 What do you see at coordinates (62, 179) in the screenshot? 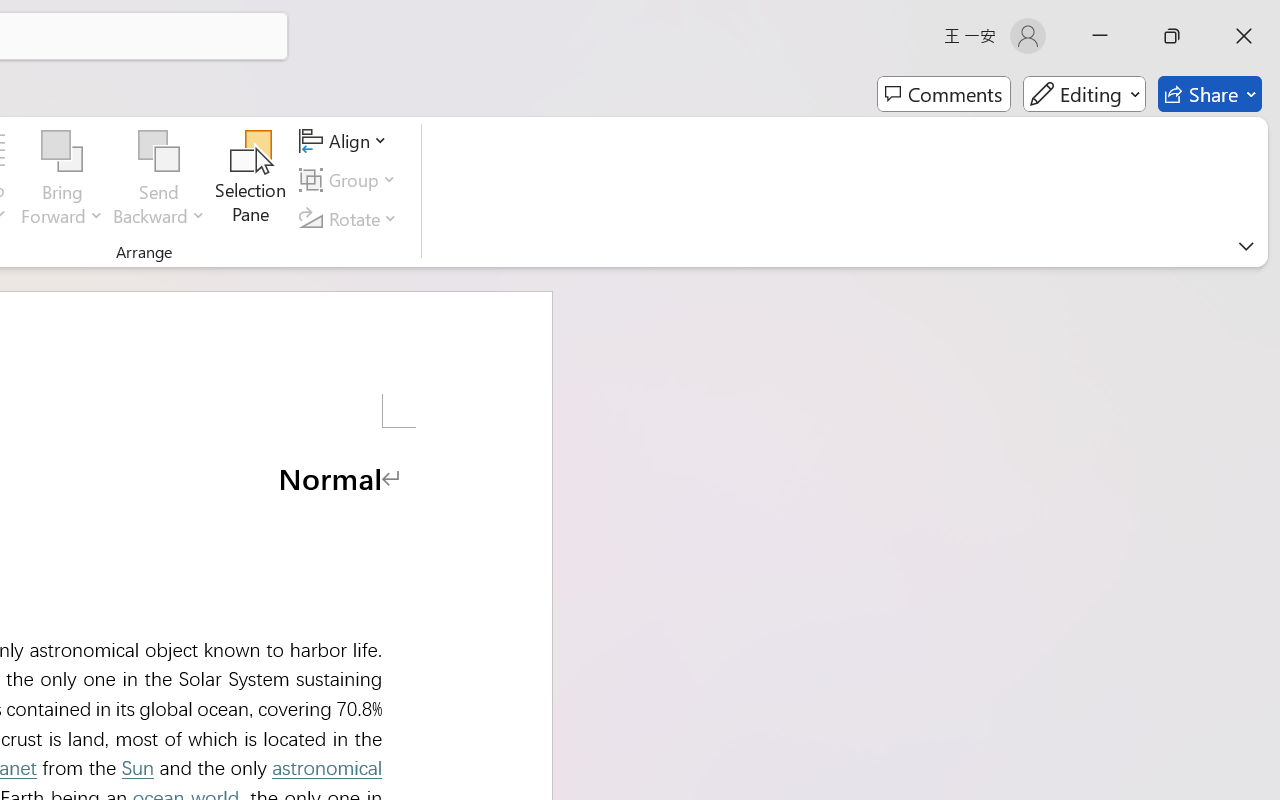
I see `'Bring Forward'` at bounding box center [62, 179].